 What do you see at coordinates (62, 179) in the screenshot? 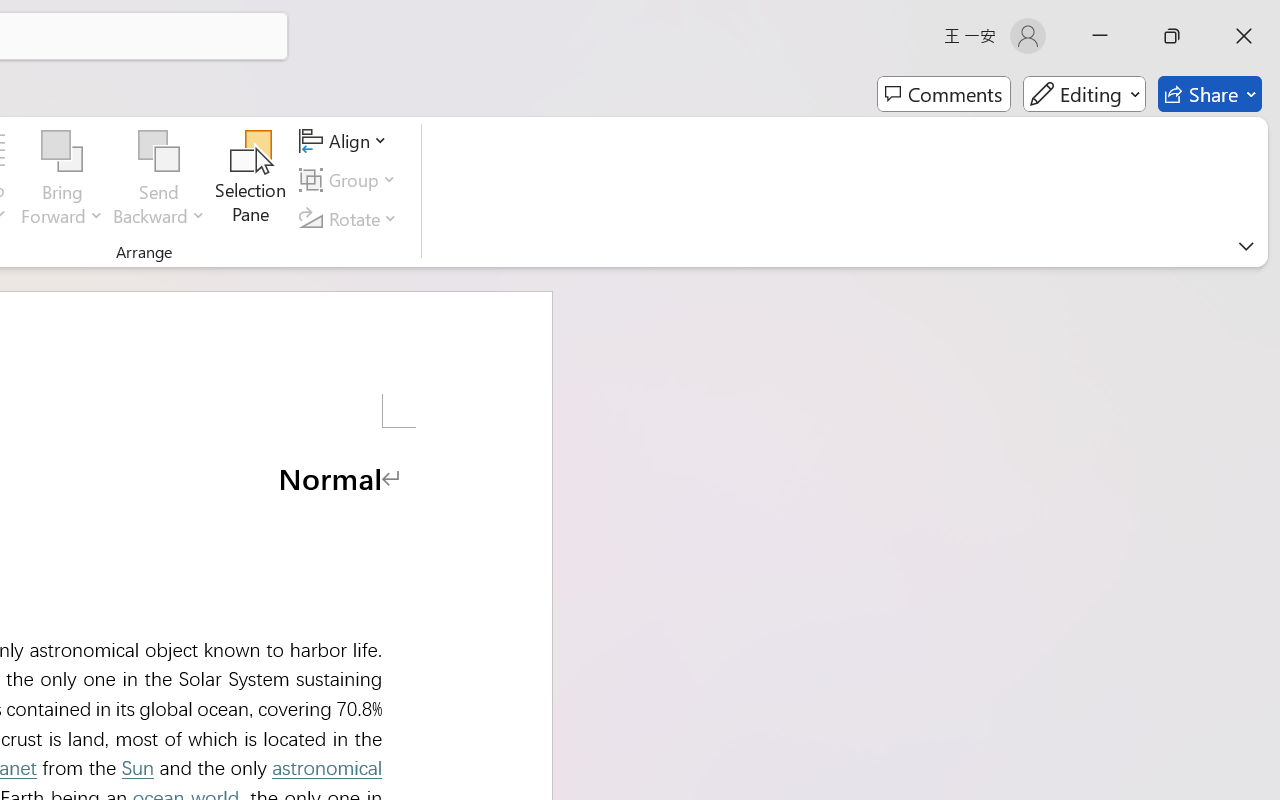
I see `'Bring Forward'` at bounding box center [62, 179].